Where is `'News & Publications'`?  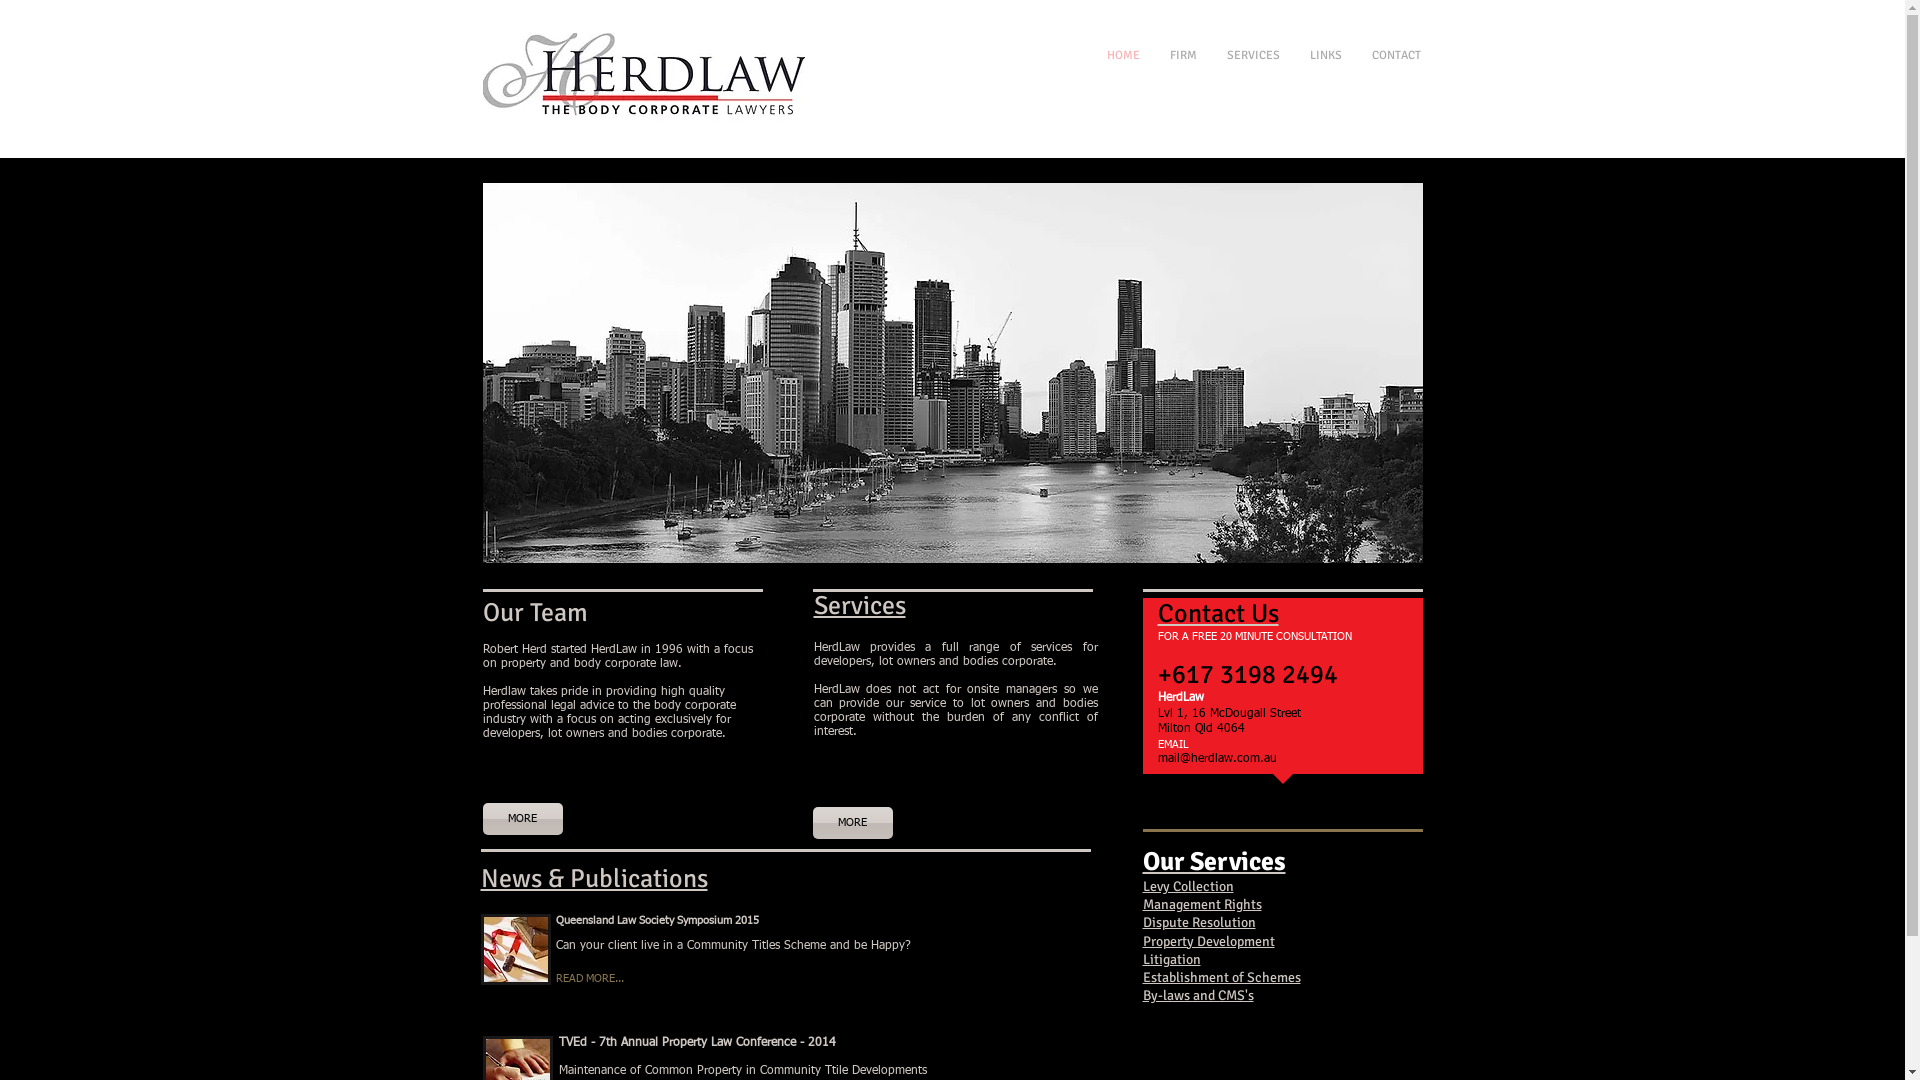 'News & Publications' is located at coordinates (592, 878).